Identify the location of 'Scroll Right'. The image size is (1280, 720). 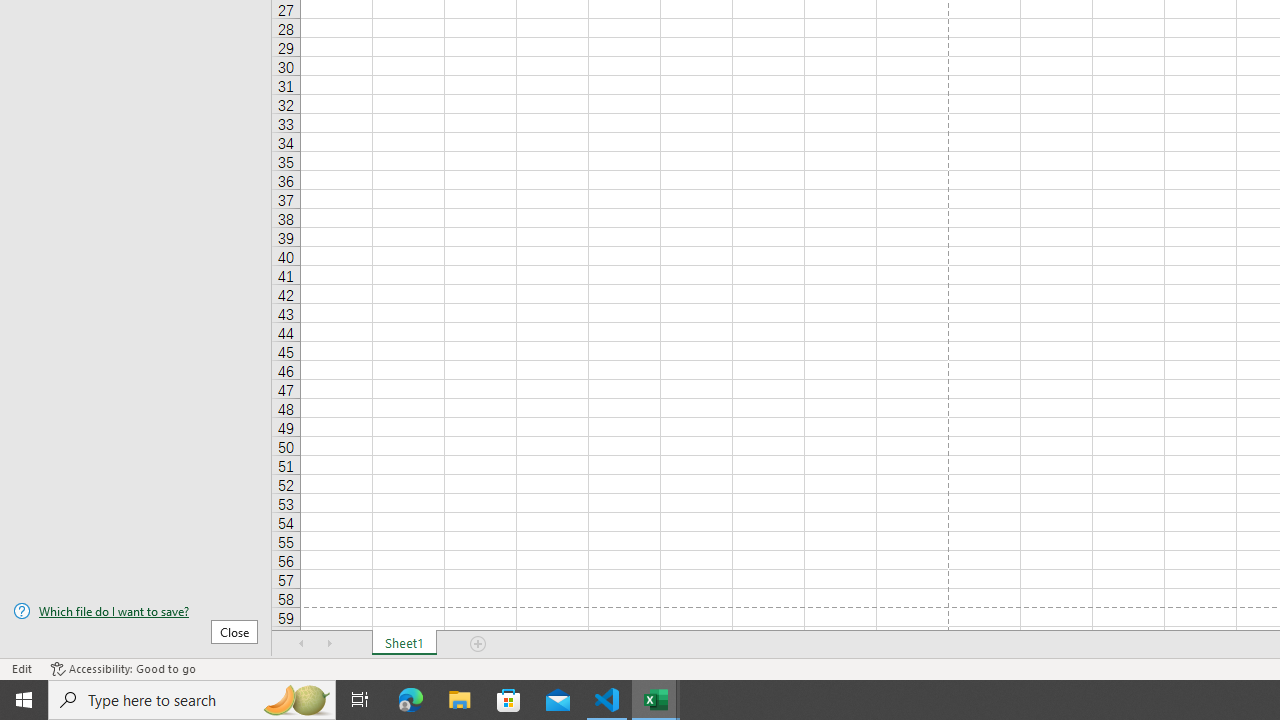
(330, 644).